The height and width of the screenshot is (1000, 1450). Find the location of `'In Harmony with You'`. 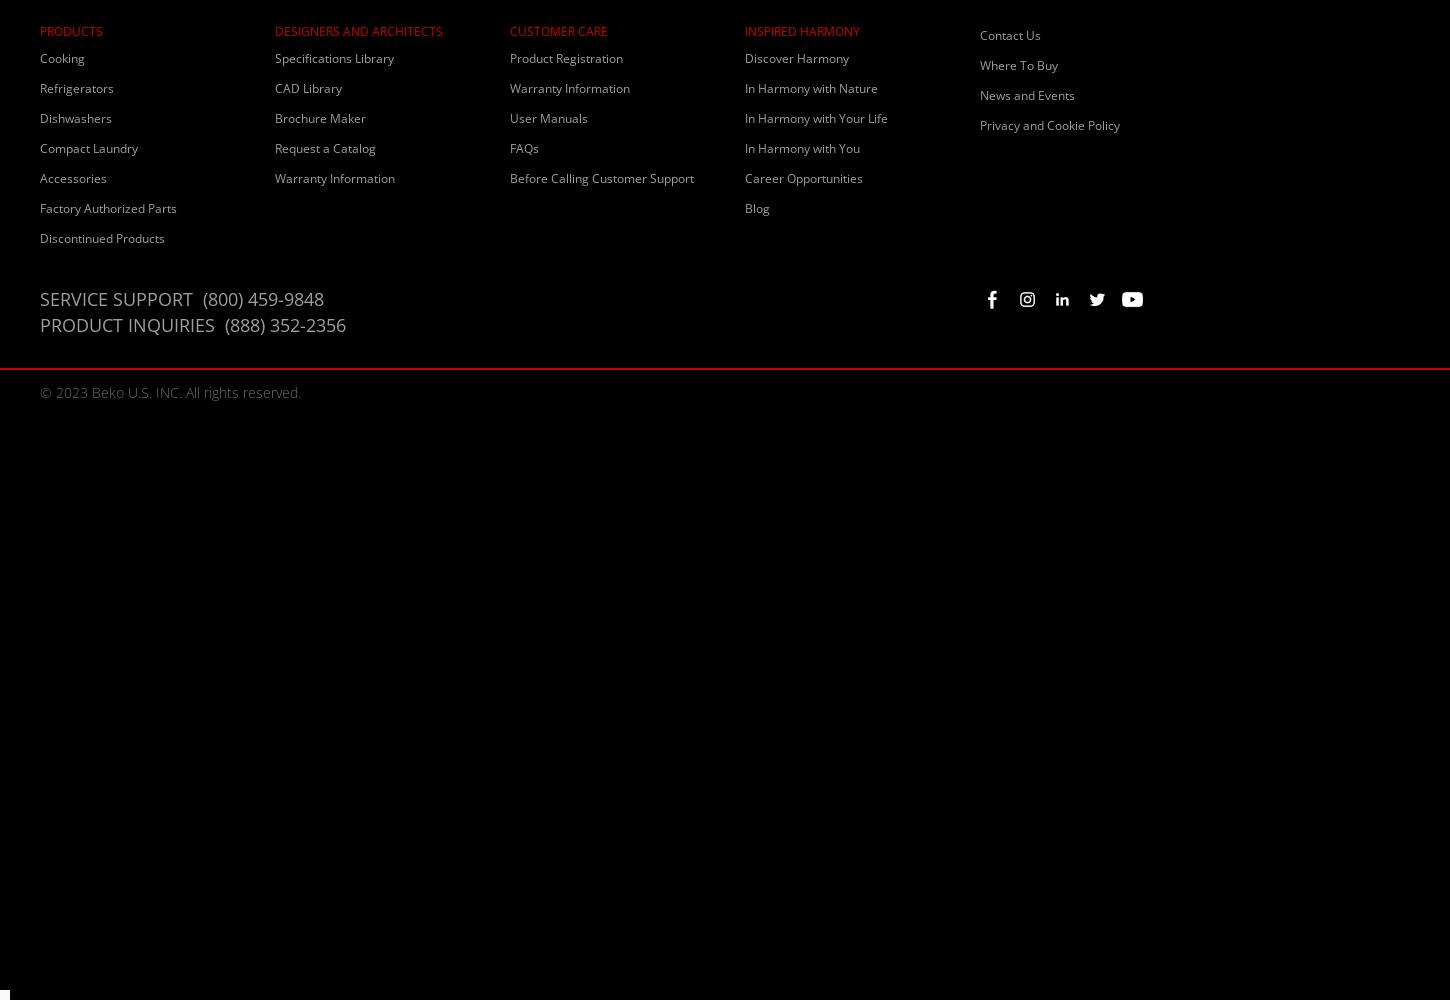

'In Harmony with You' is located at coordinates (802, 148).